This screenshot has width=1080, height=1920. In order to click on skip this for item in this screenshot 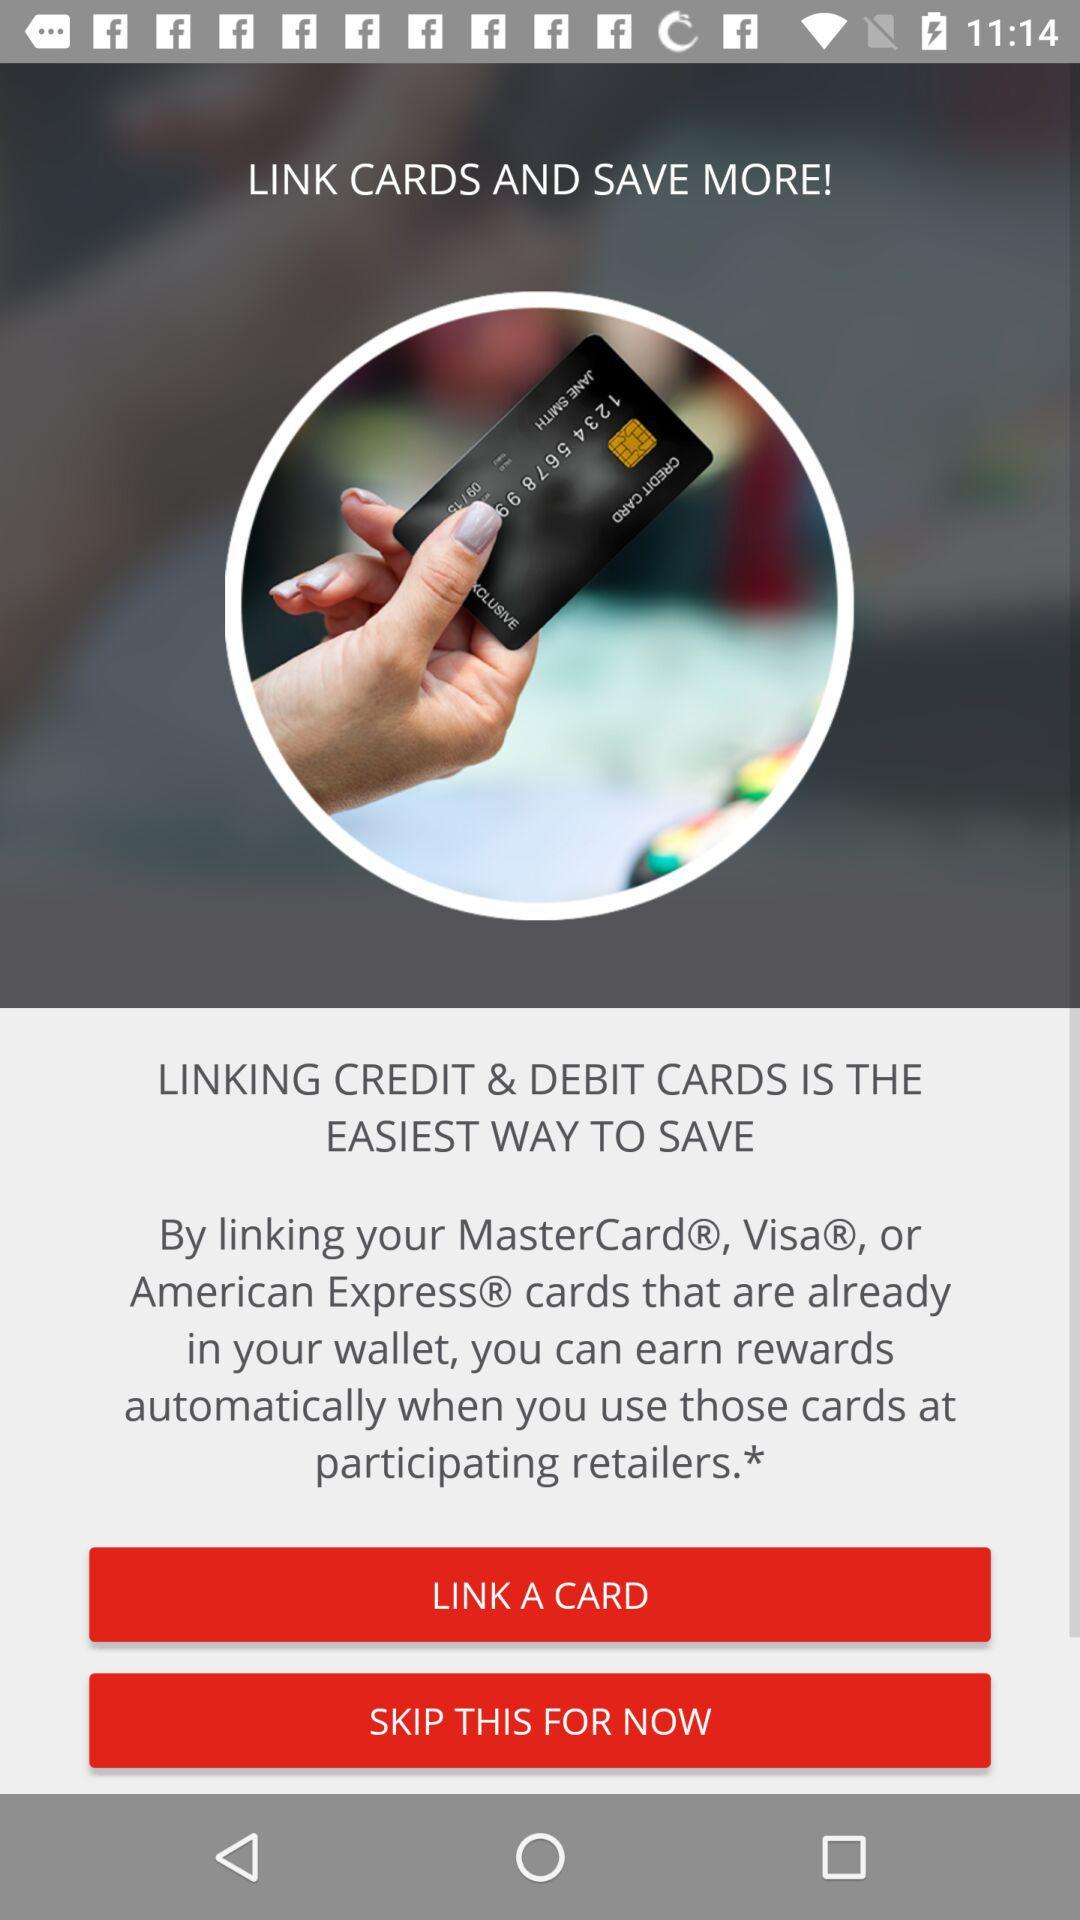, I will do `click(540, 1719)`.